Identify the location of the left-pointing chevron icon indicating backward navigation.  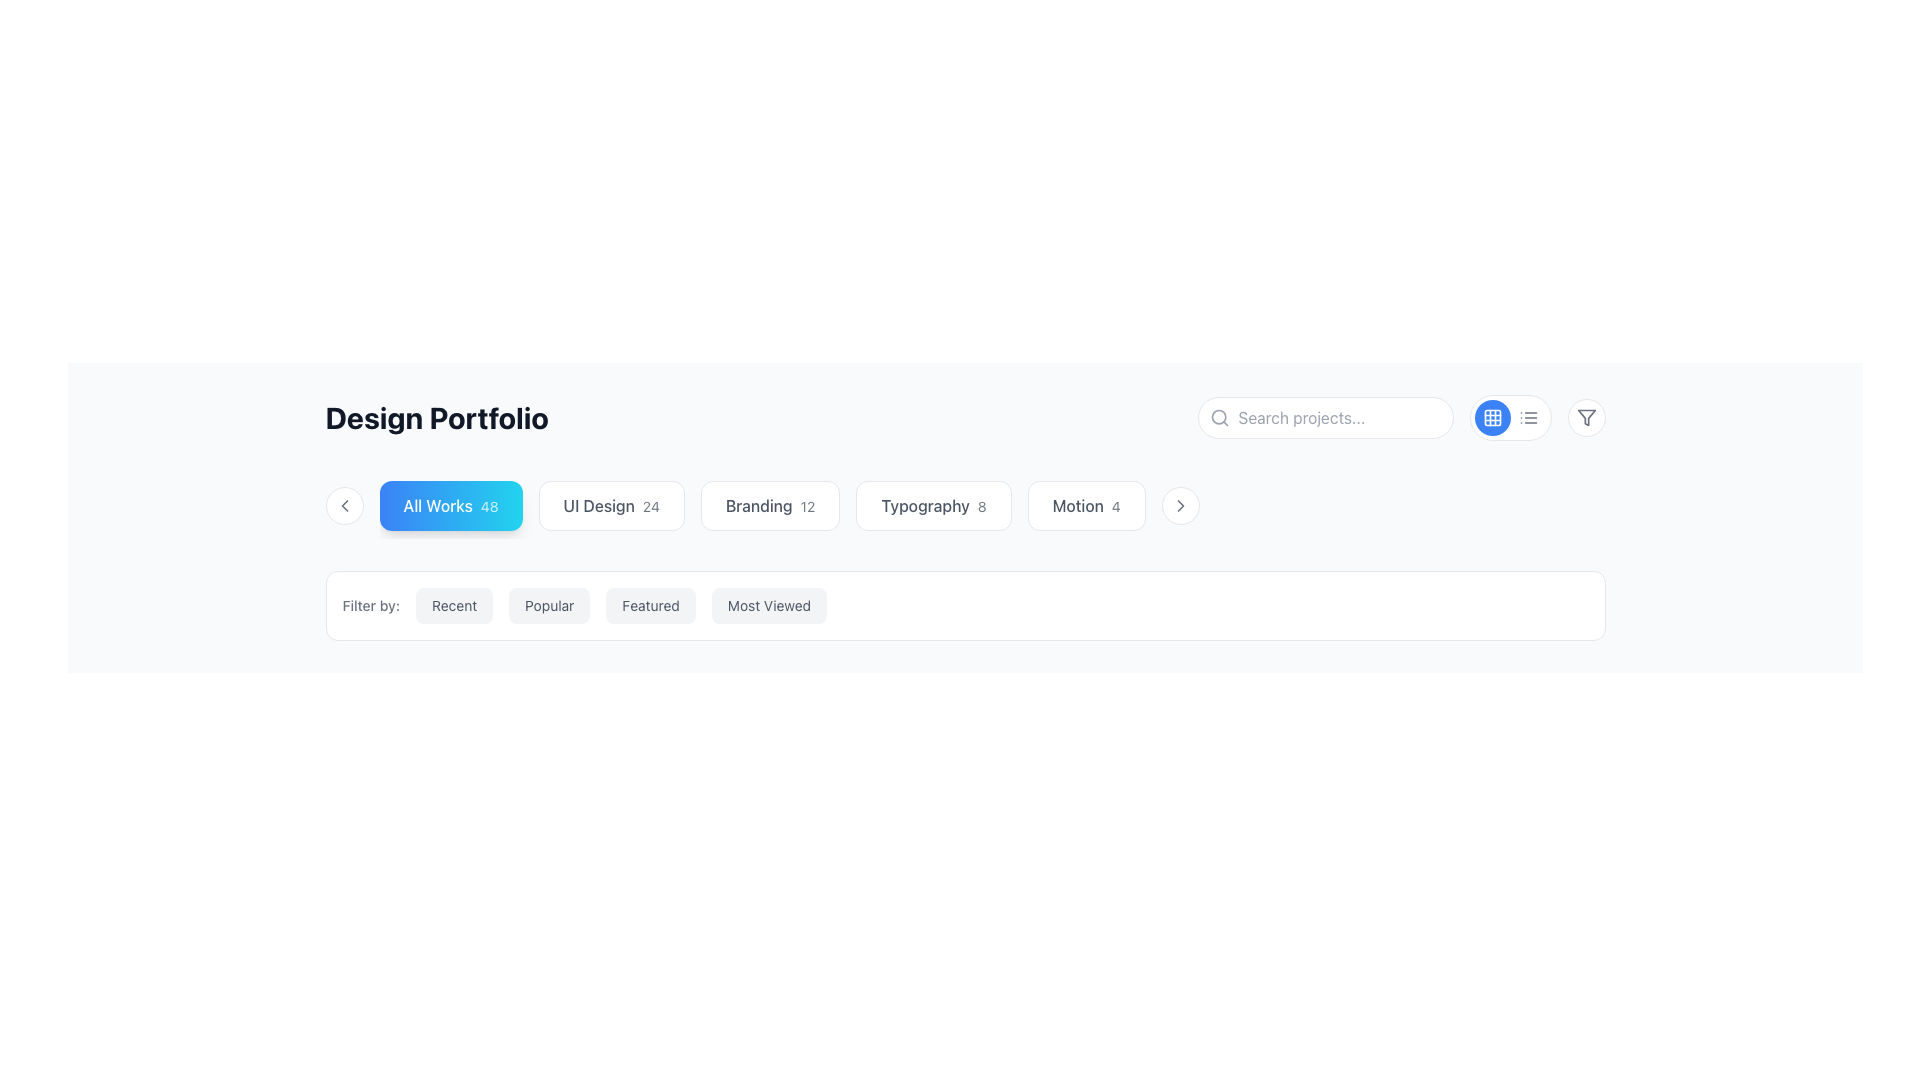
(344, 504).